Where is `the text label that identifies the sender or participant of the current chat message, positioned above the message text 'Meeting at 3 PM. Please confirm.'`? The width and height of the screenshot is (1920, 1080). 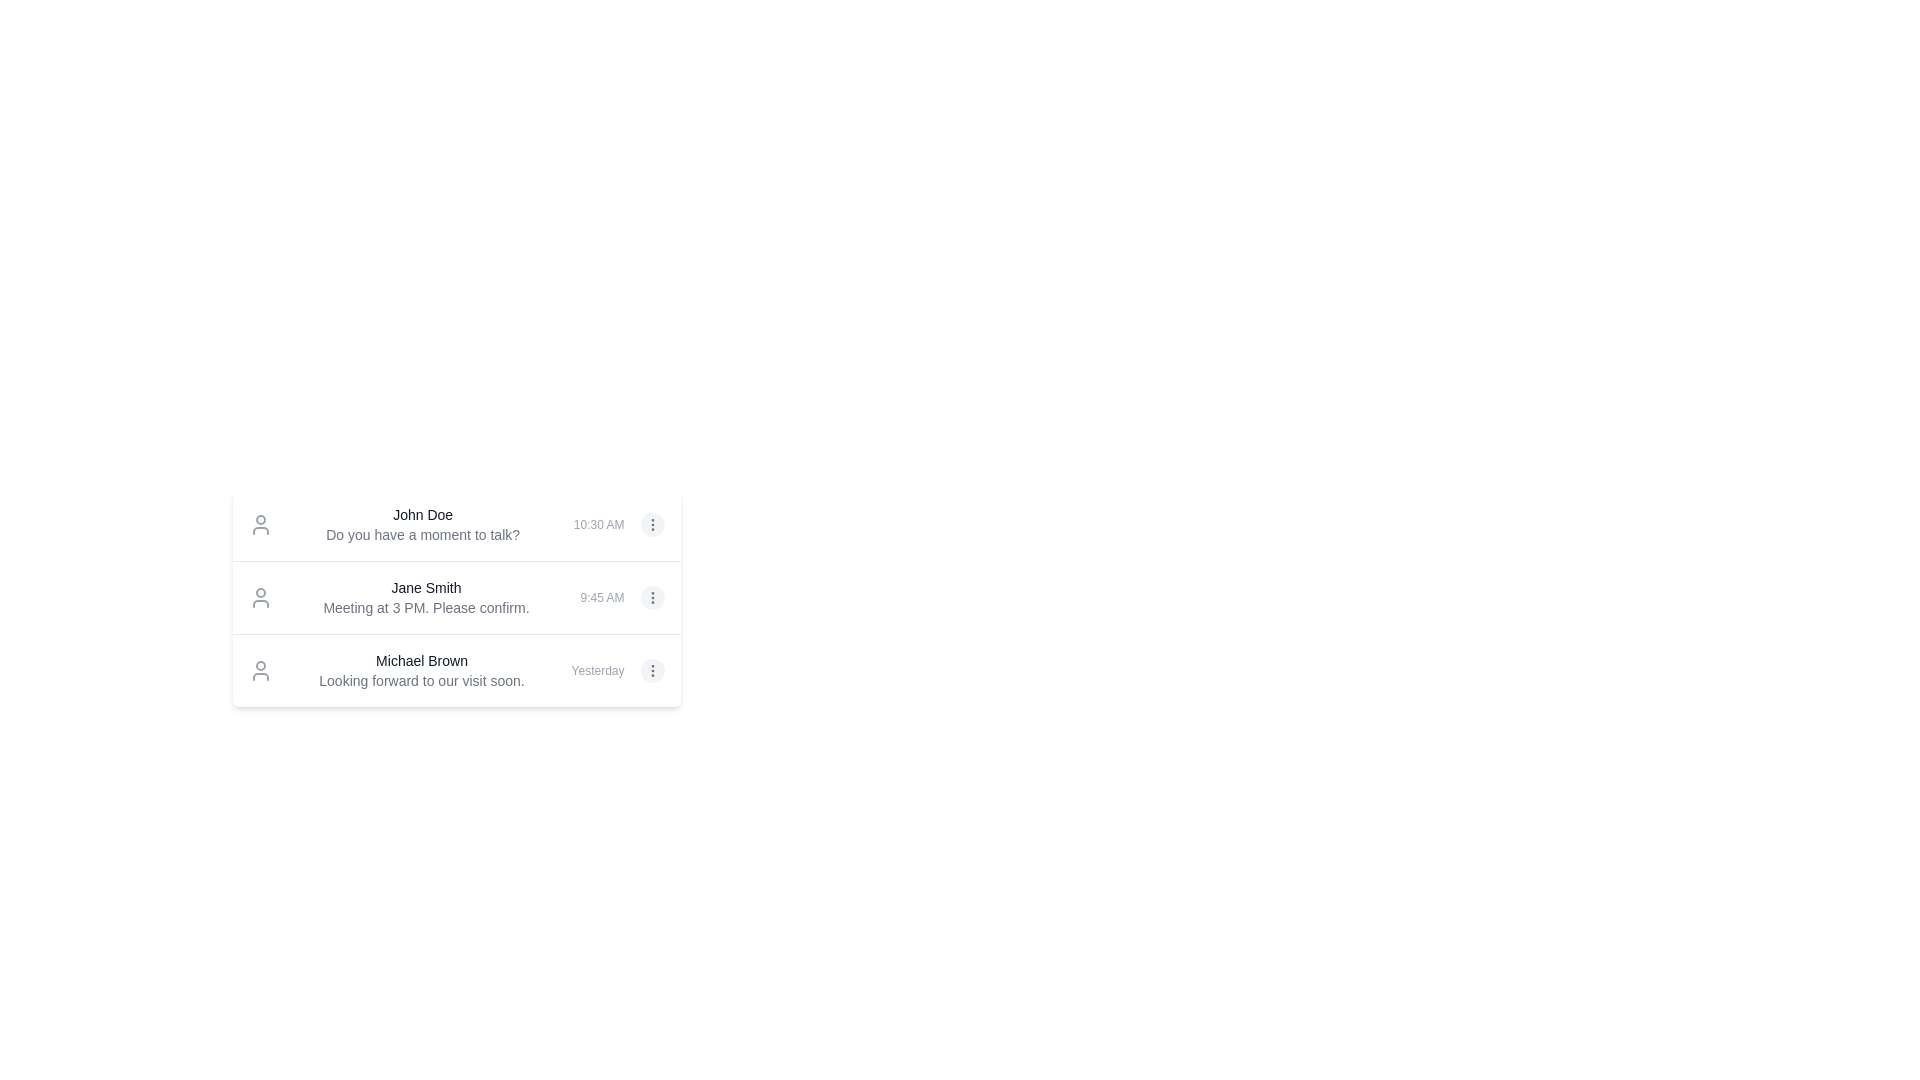
the text label that identifies the sender or participant of the current chat message, positioned above the message text 'Meeting at 3 PM. Please confirm.' is located at coordinates (425, 586).